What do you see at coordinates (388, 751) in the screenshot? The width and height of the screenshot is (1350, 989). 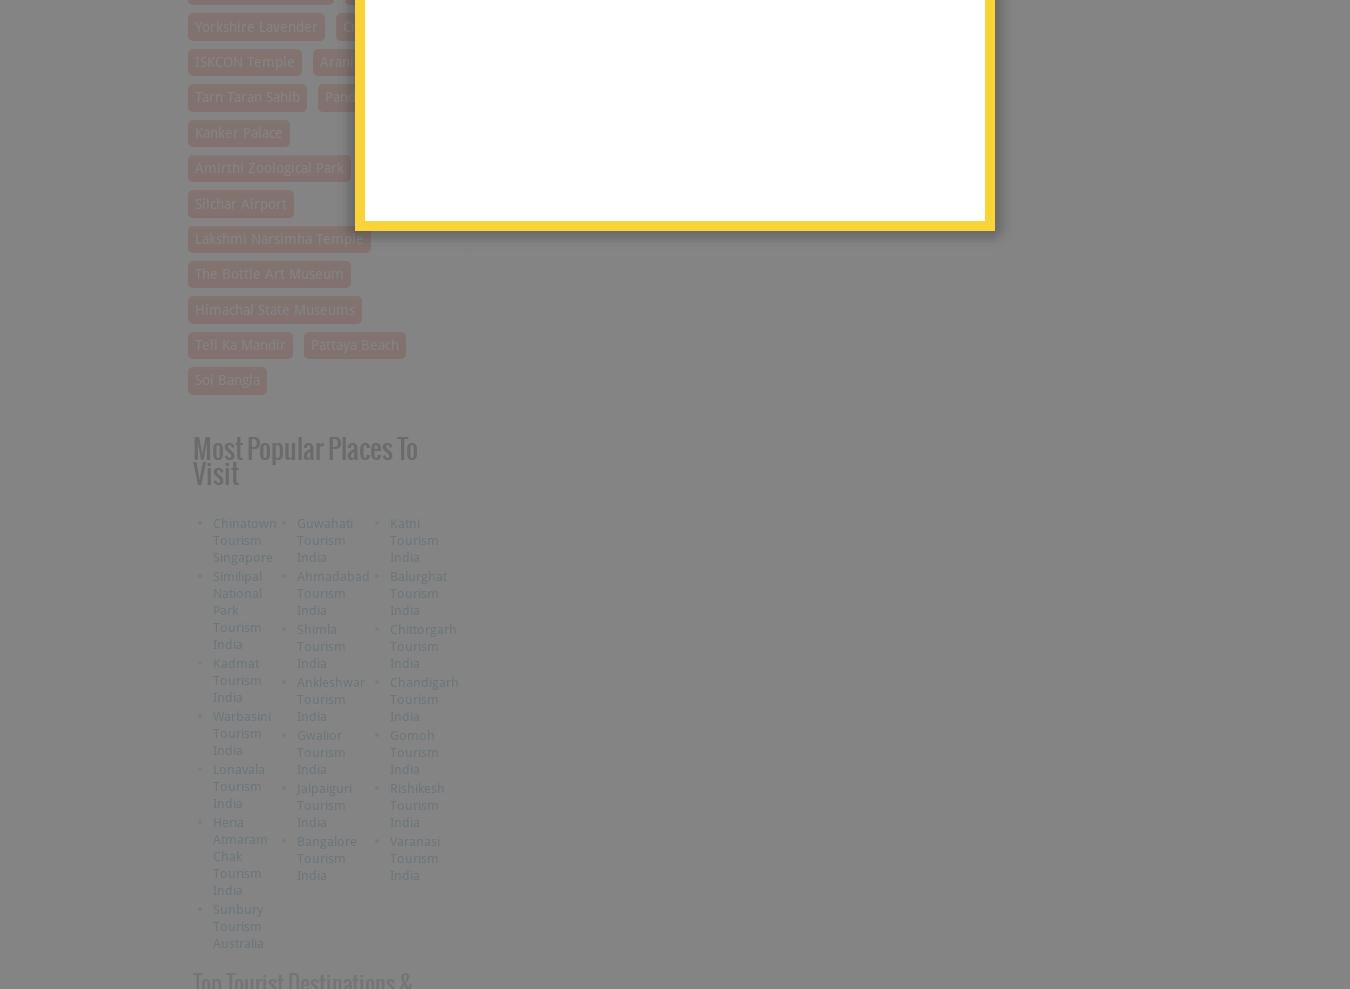 I see `'Gomoh Tourism  India'` at bounding box center [388, 751].